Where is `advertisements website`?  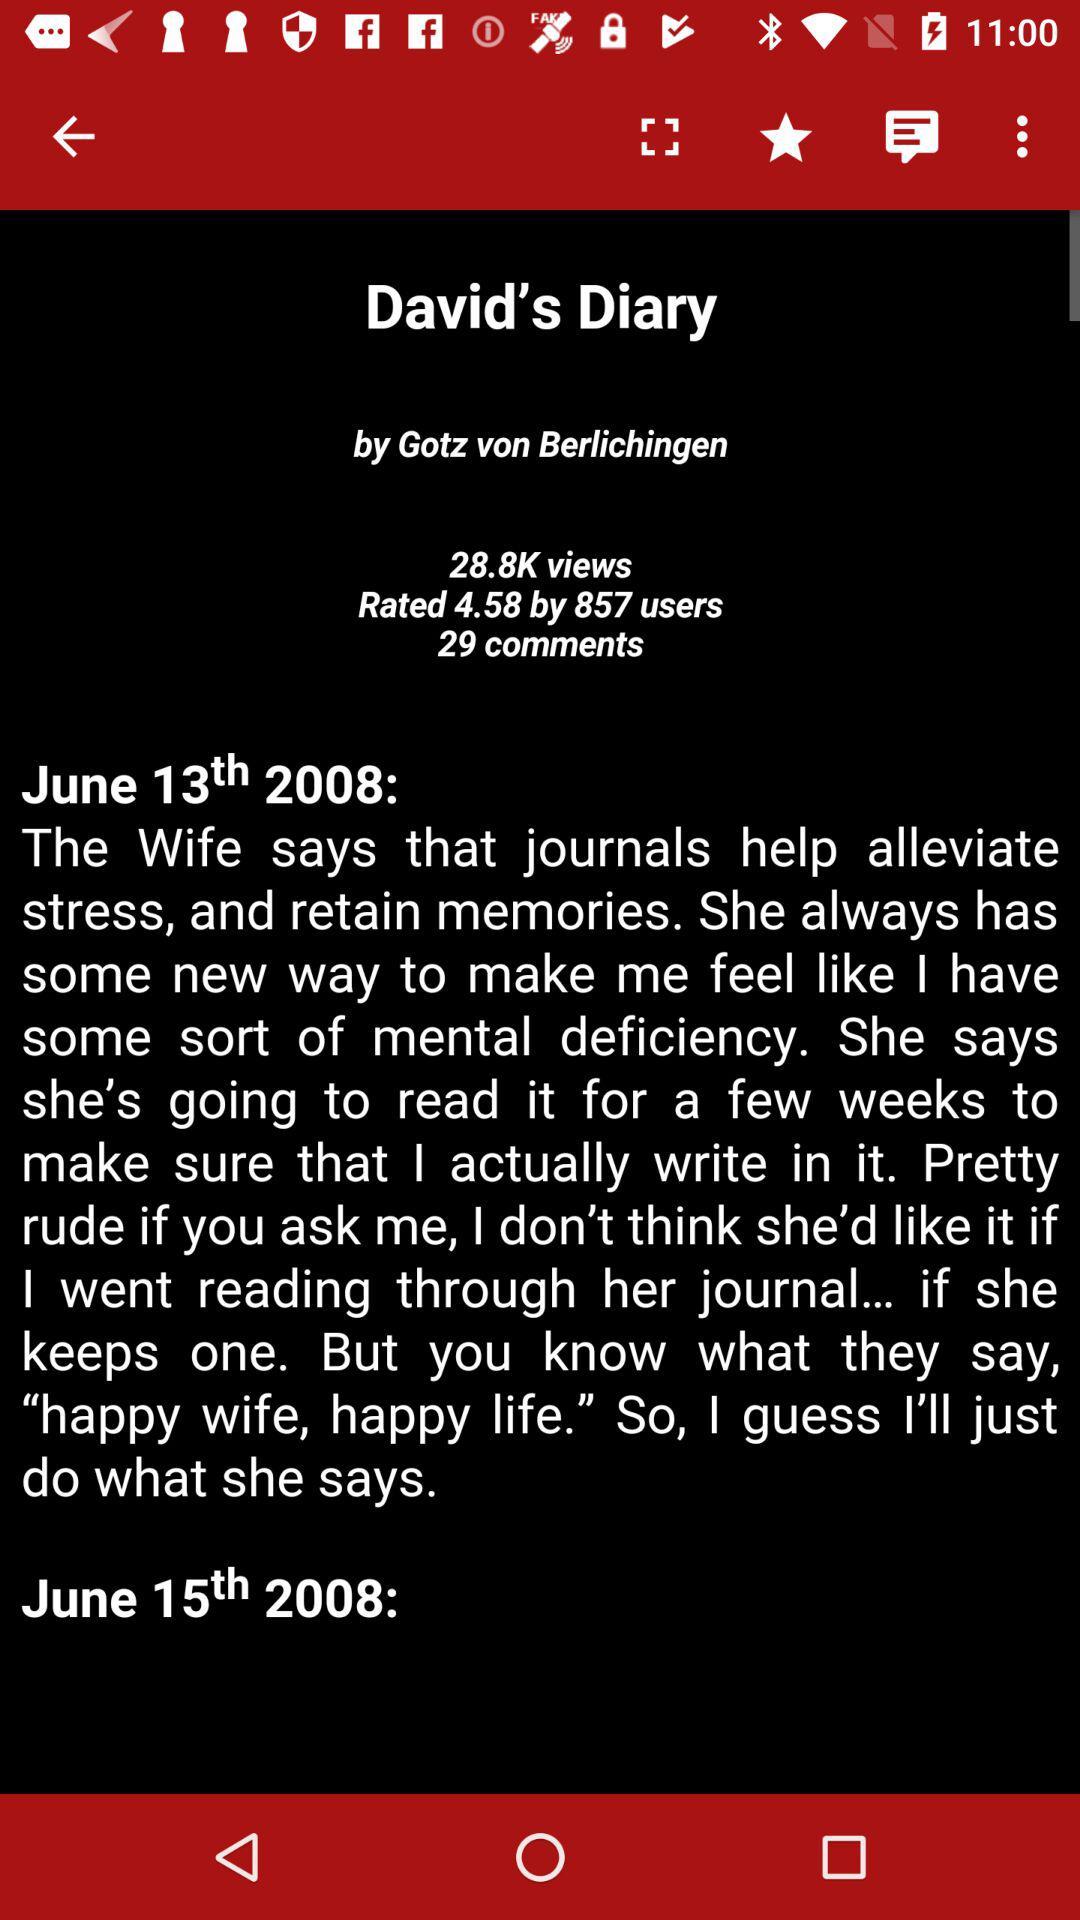 advertisements website is located at coordinates (540, 1713).